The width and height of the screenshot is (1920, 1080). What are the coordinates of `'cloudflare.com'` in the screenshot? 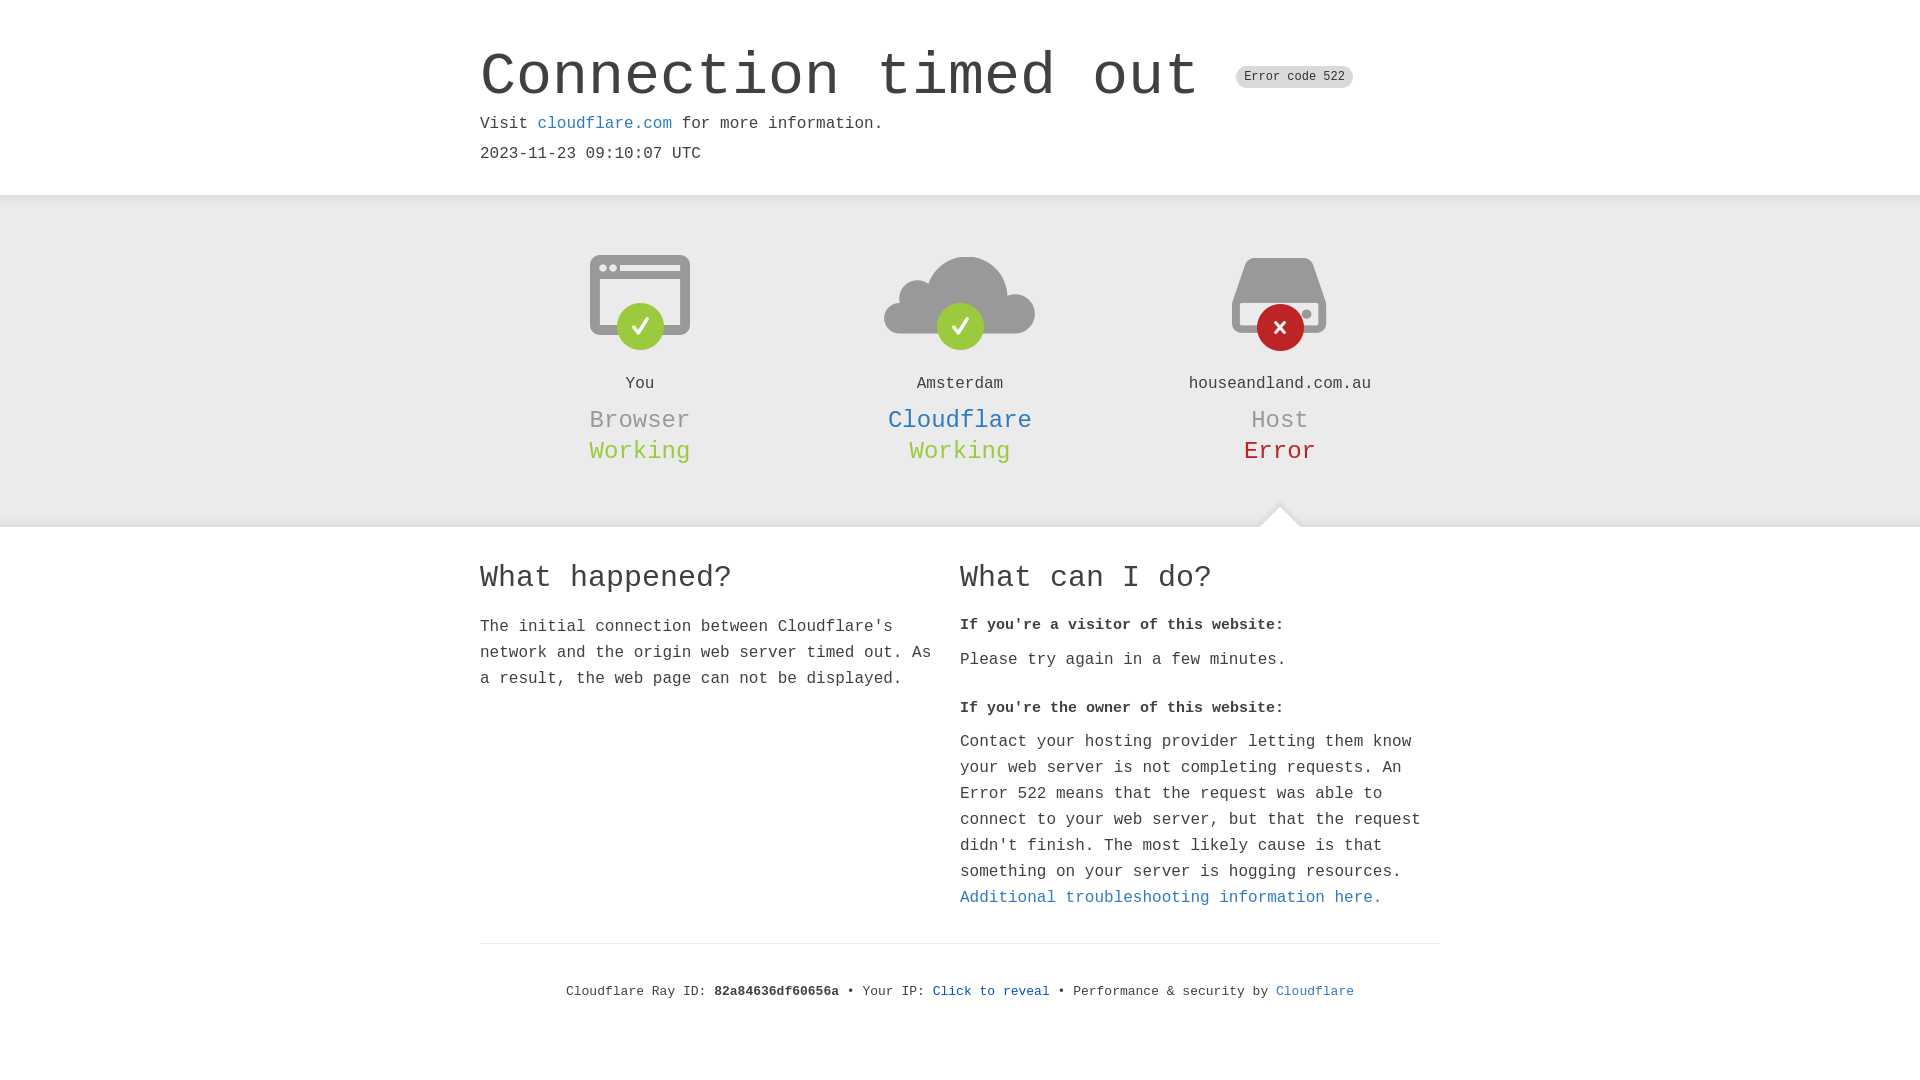 It's located at (603, 123).